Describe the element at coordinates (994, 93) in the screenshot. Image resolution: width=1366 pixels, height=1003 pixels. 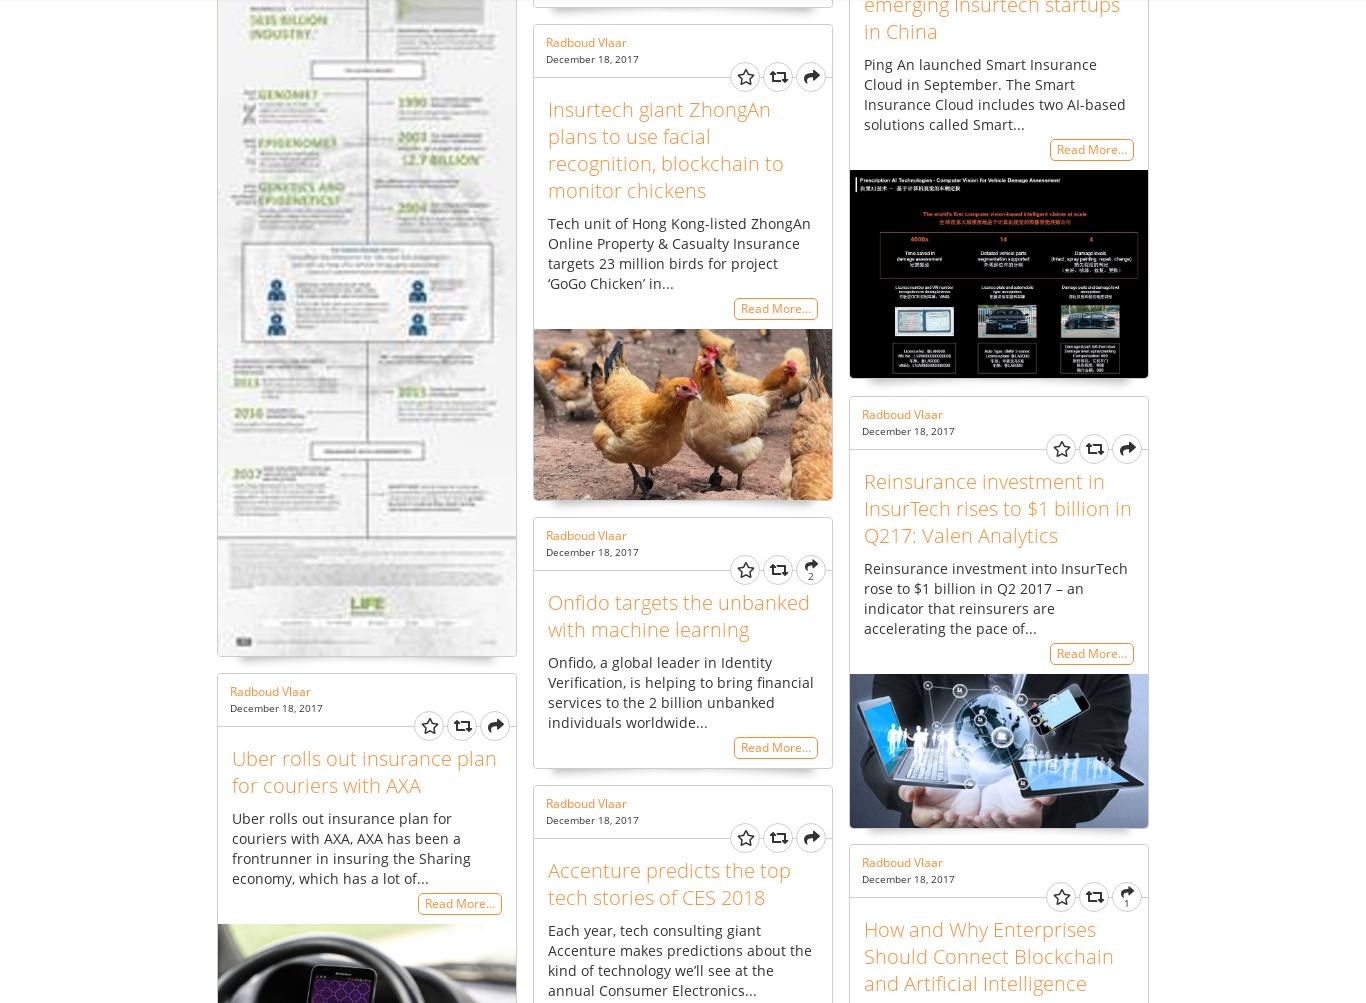
I see `'Ping An launched Smart Insurance Cloud in September. The Smart Insurance Cloud includes two AI-based solutions called Smart...'` at that location.